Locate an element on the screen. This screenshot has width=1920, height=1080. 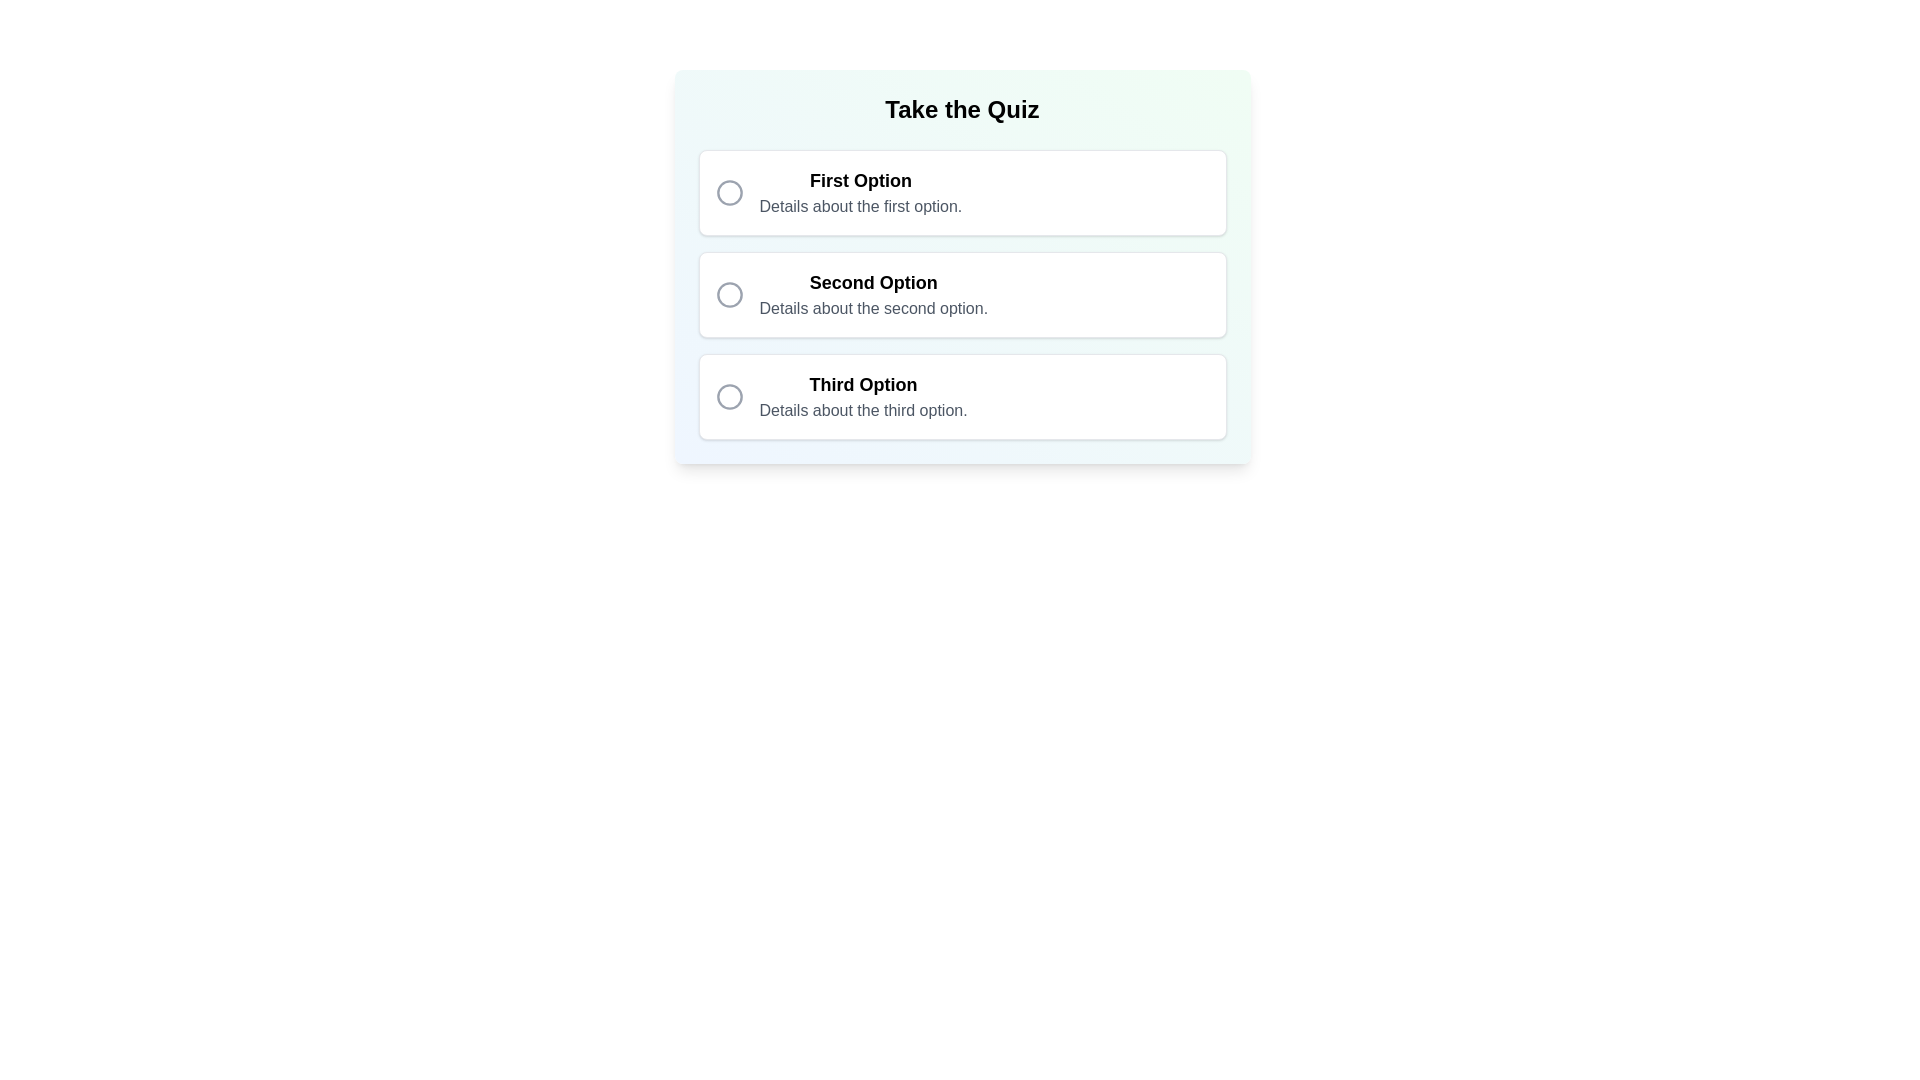
the text segment 'First Option' which is part of the quiz options is located at coordinates (860, 192).